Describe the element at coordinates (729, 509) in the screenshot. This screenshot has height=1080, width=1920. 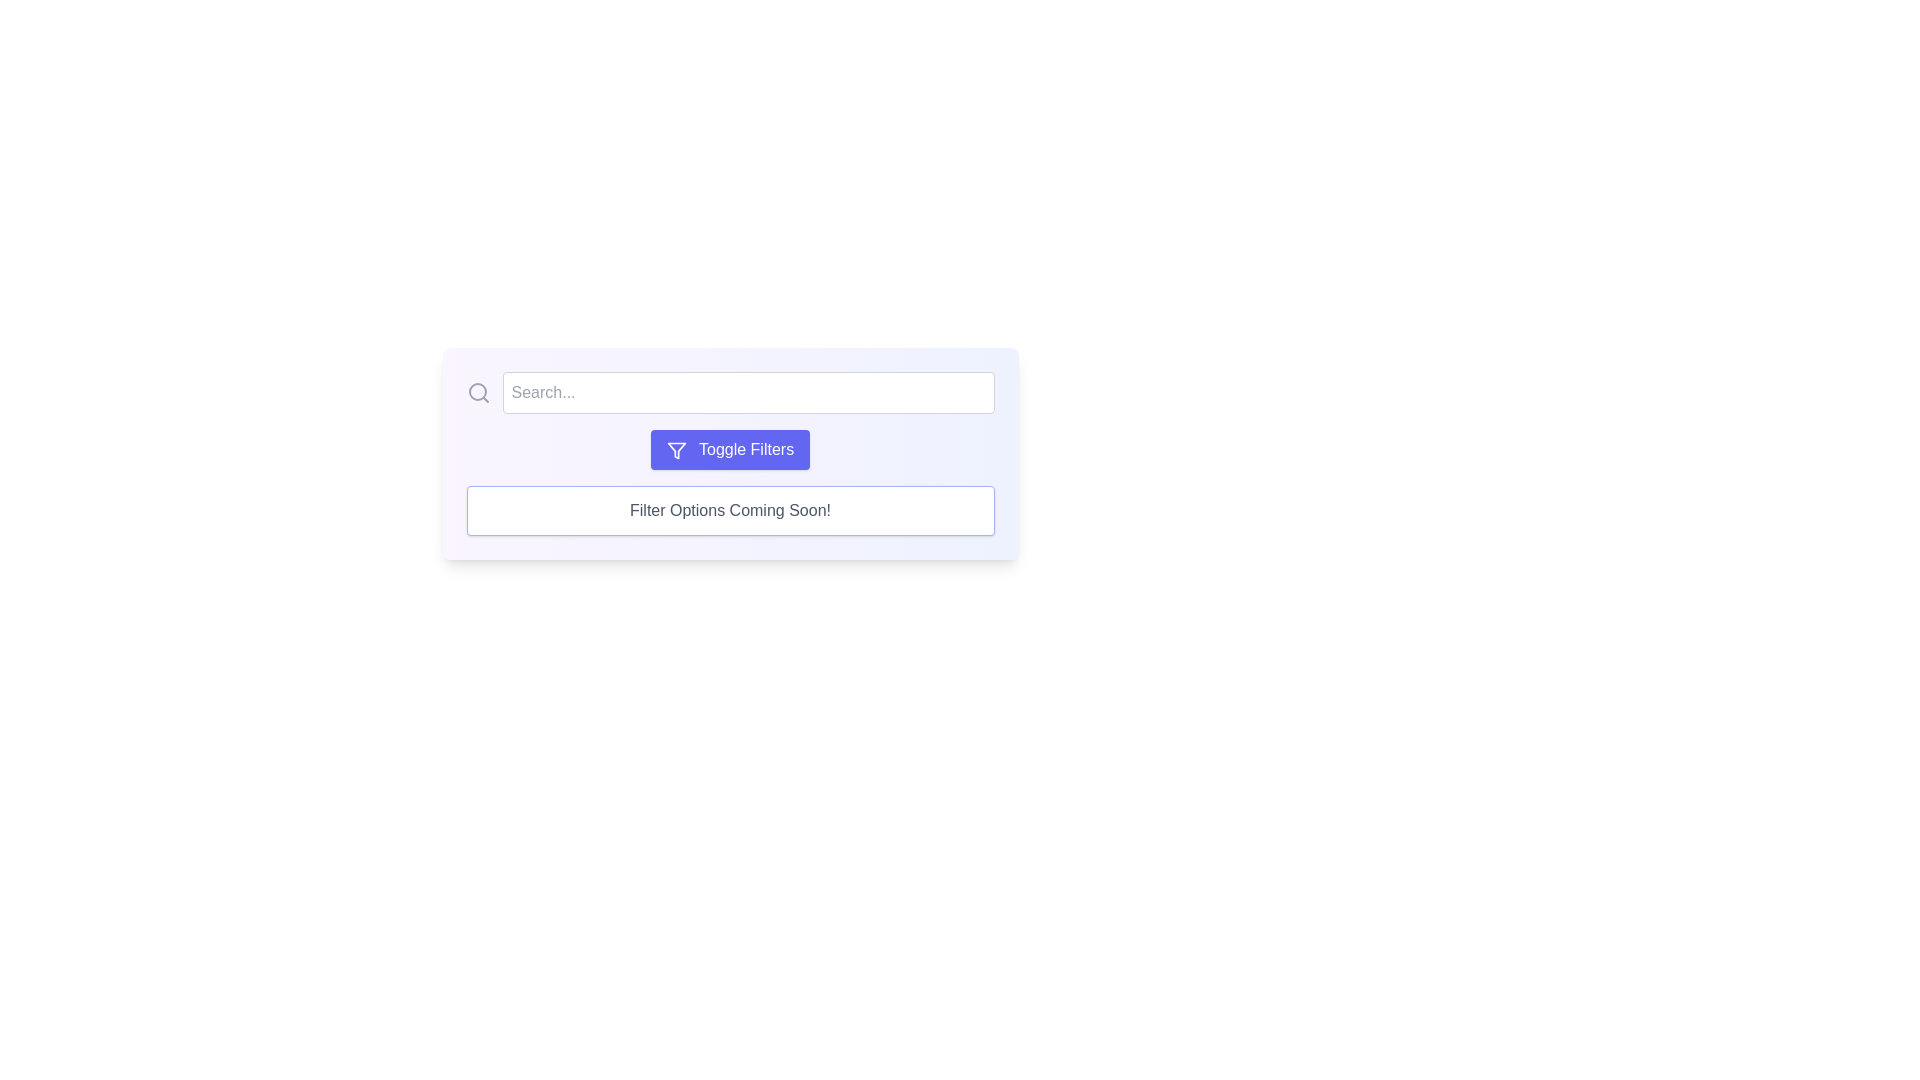
I see `the rectangular notice box containing the text 'Filter Options Coming Soon!', which is positioned centrally in the interface below the 'Toggle Filters' button` at that location.